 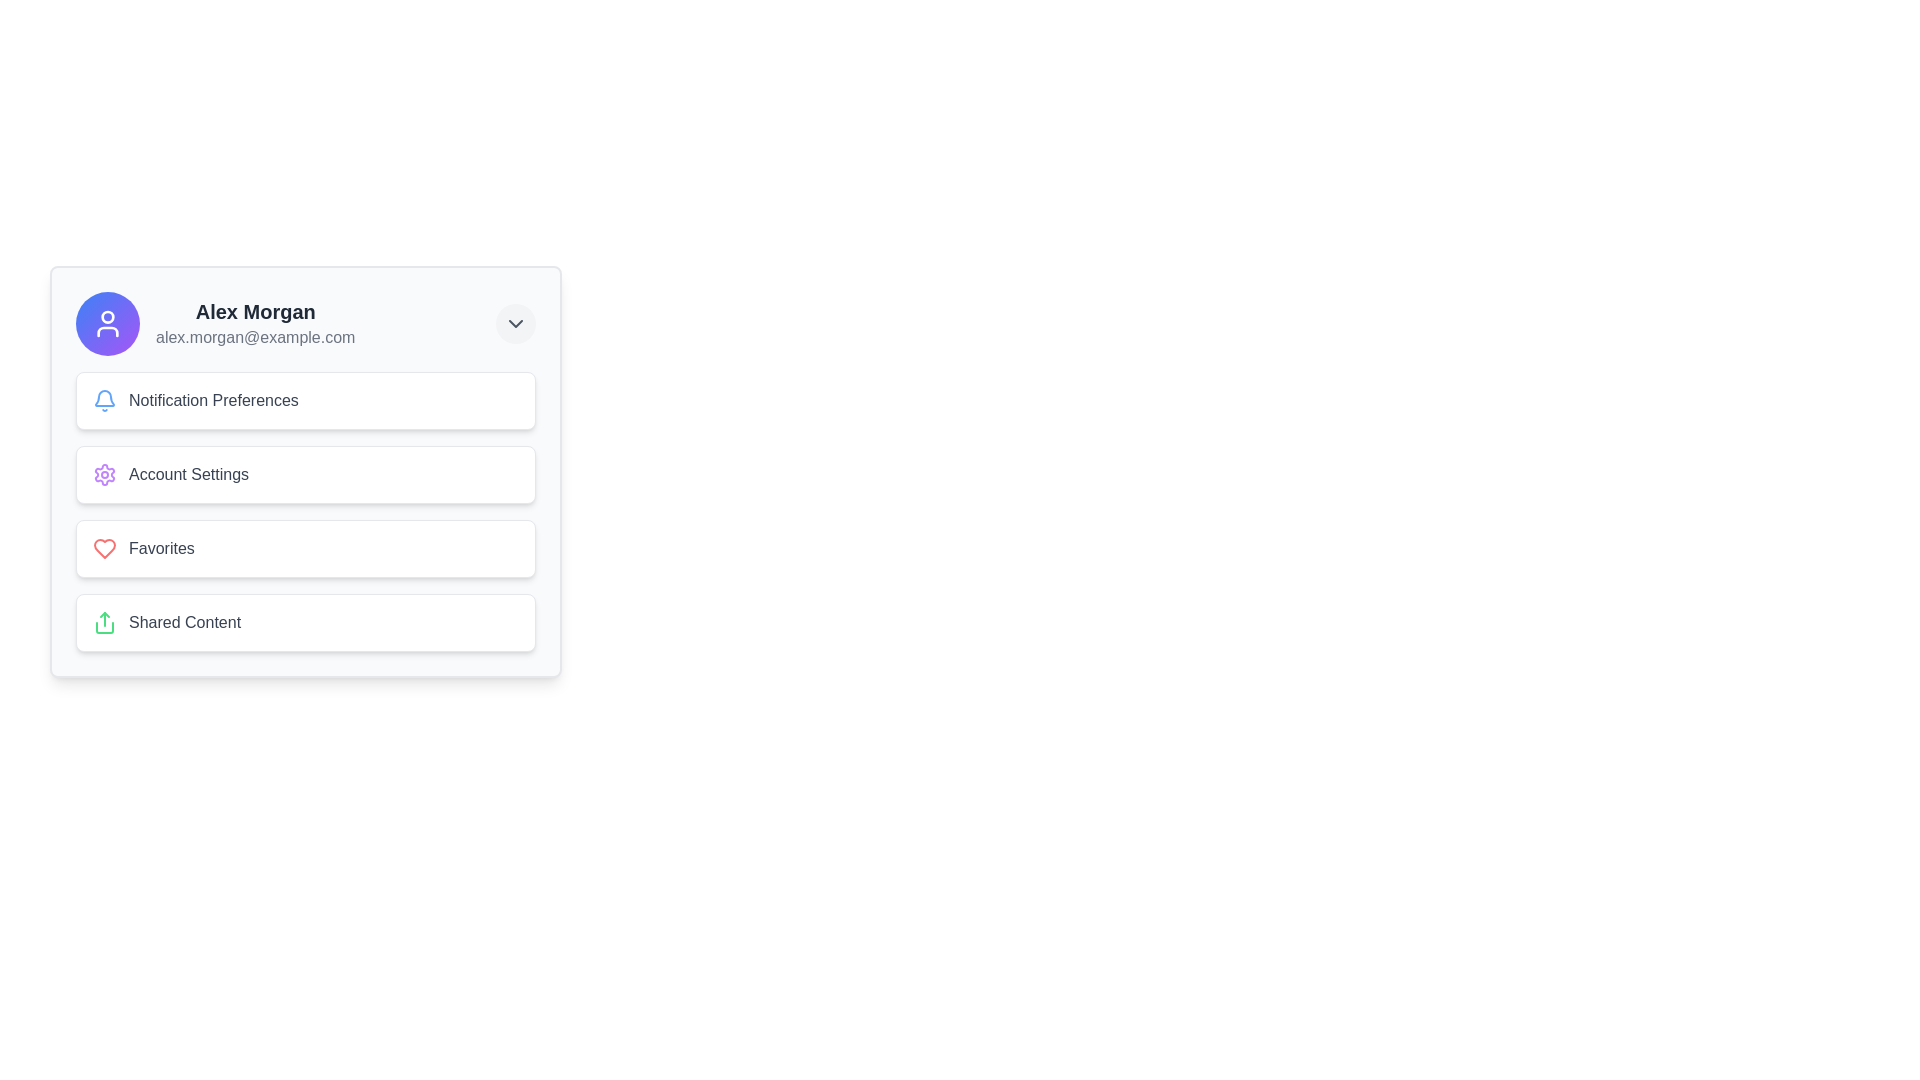 I want to click on the descriptive text label indicating the action related to sharing content, which is positioned to the right of the green share icon, so click(x=185, y=622).